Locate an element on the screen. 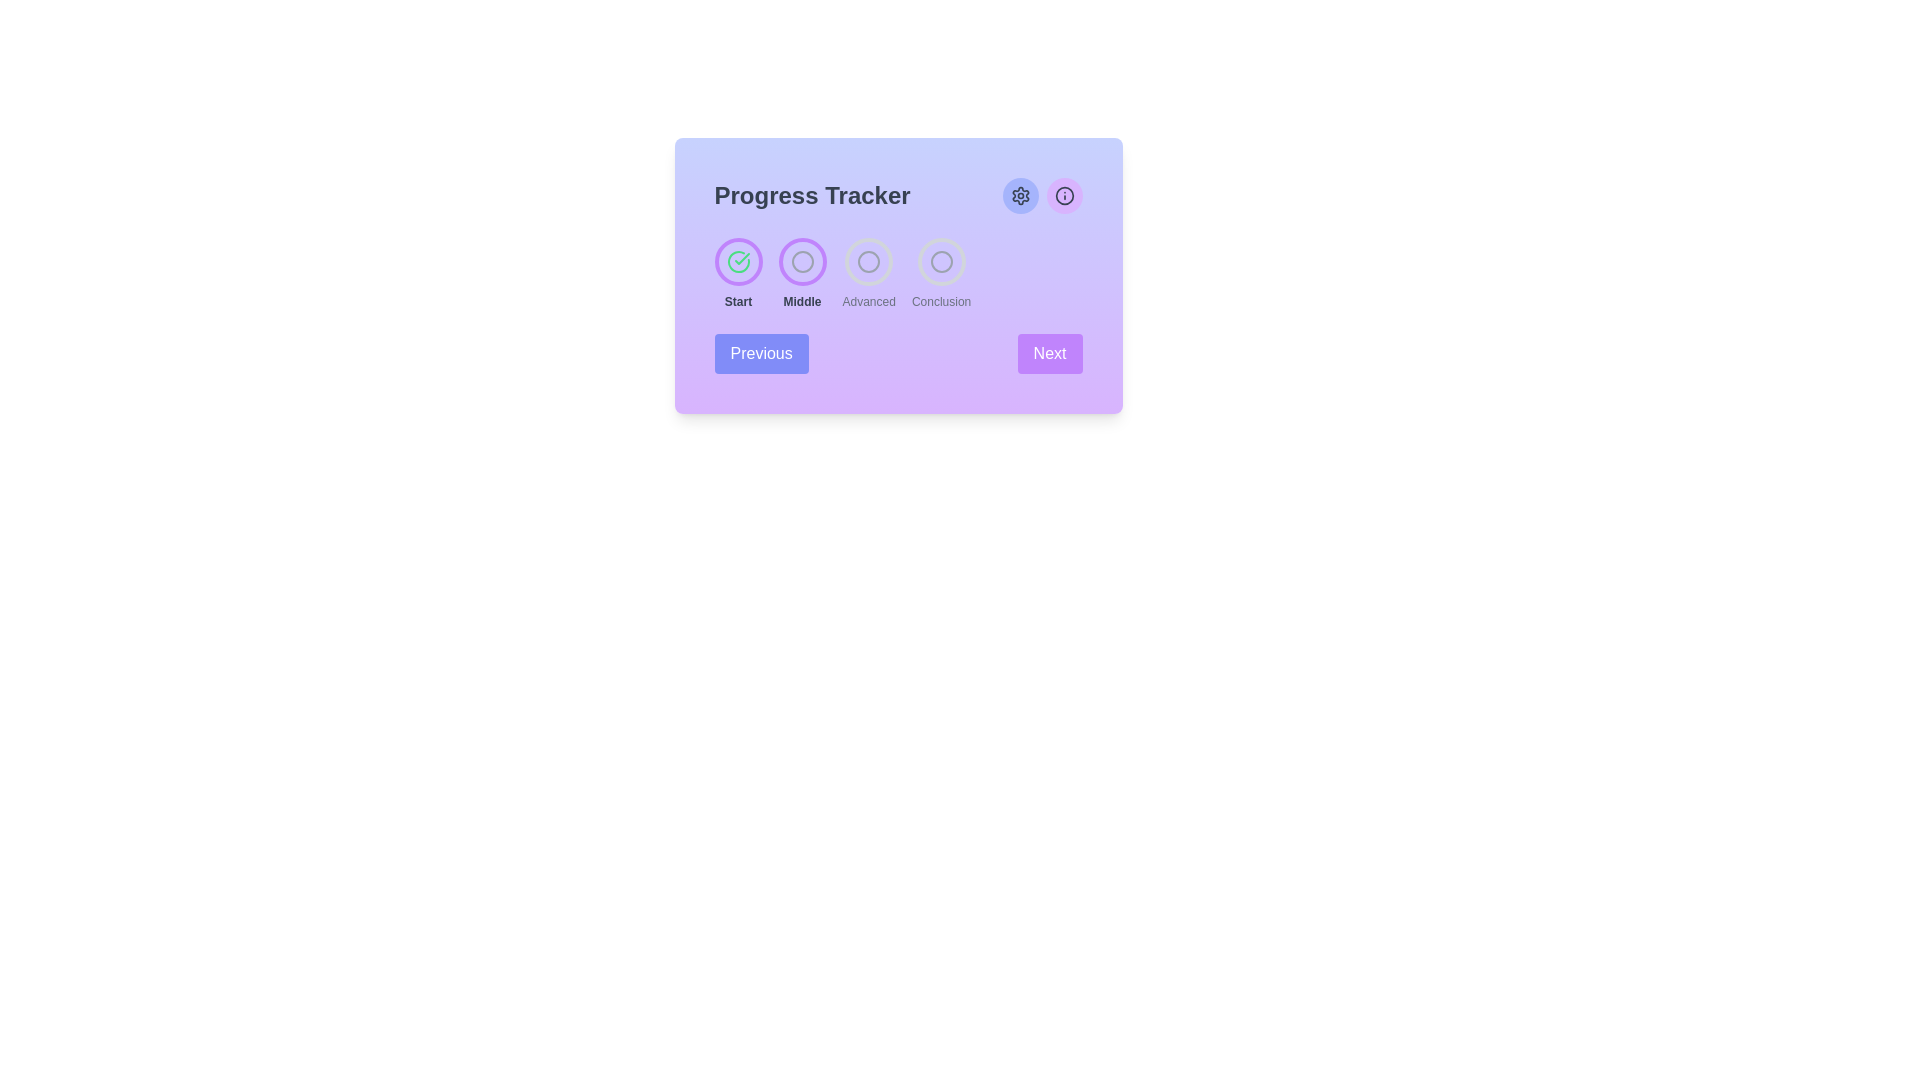 Image resolution: width=1920 pixels, height=1080 pixels. the completion indicator icon for the first step in the Progress Tracker section, which is visually distinct by its purple border and located near the text 'Start' is located at coordinates (737, 261).